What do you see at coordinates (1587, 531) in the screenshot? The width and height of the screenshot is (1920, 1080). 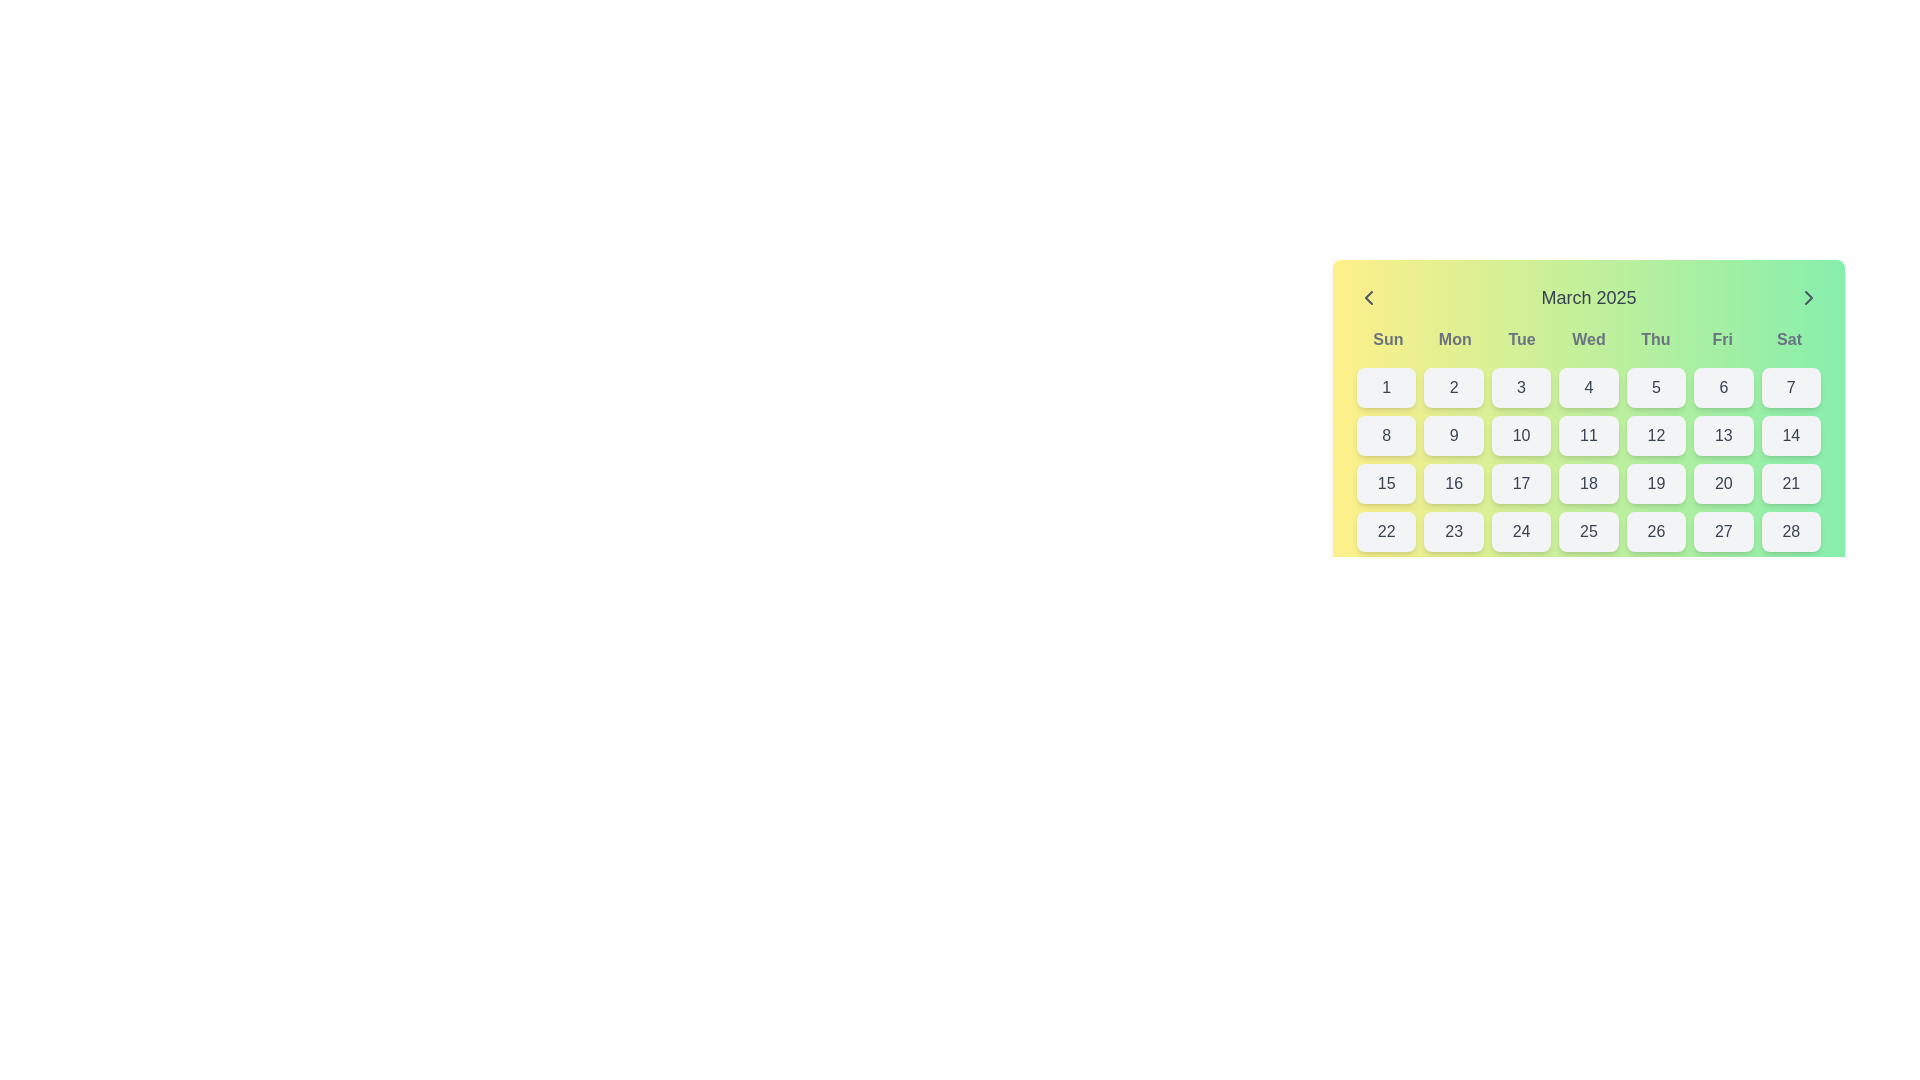 I see `the number button displaying '25' located in the fourth row and fourth column of the month calendar grid` at bounding box center [1587, 531].